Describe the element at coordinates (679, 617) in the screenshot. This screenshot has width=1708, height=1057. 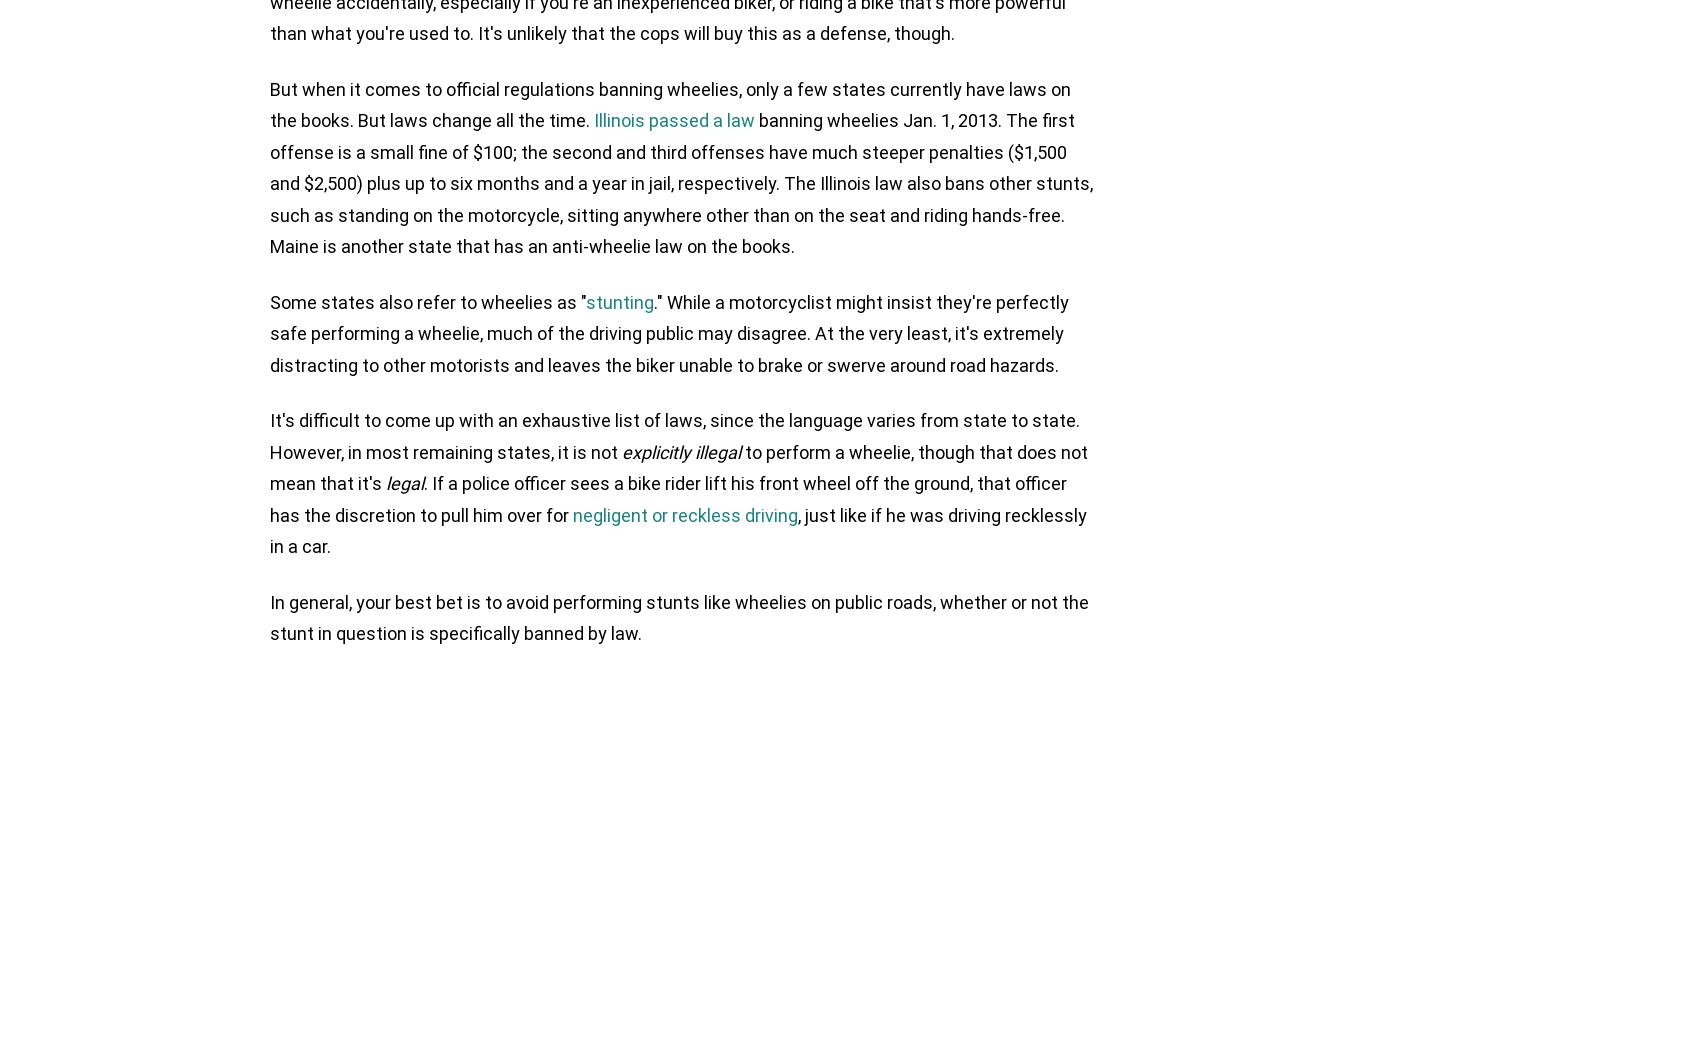
I see `'In general, your best bet is to avoid performing stunts like wheelies on public roads, whether or not the stunt in question is specifically banned by law.'` at that location.